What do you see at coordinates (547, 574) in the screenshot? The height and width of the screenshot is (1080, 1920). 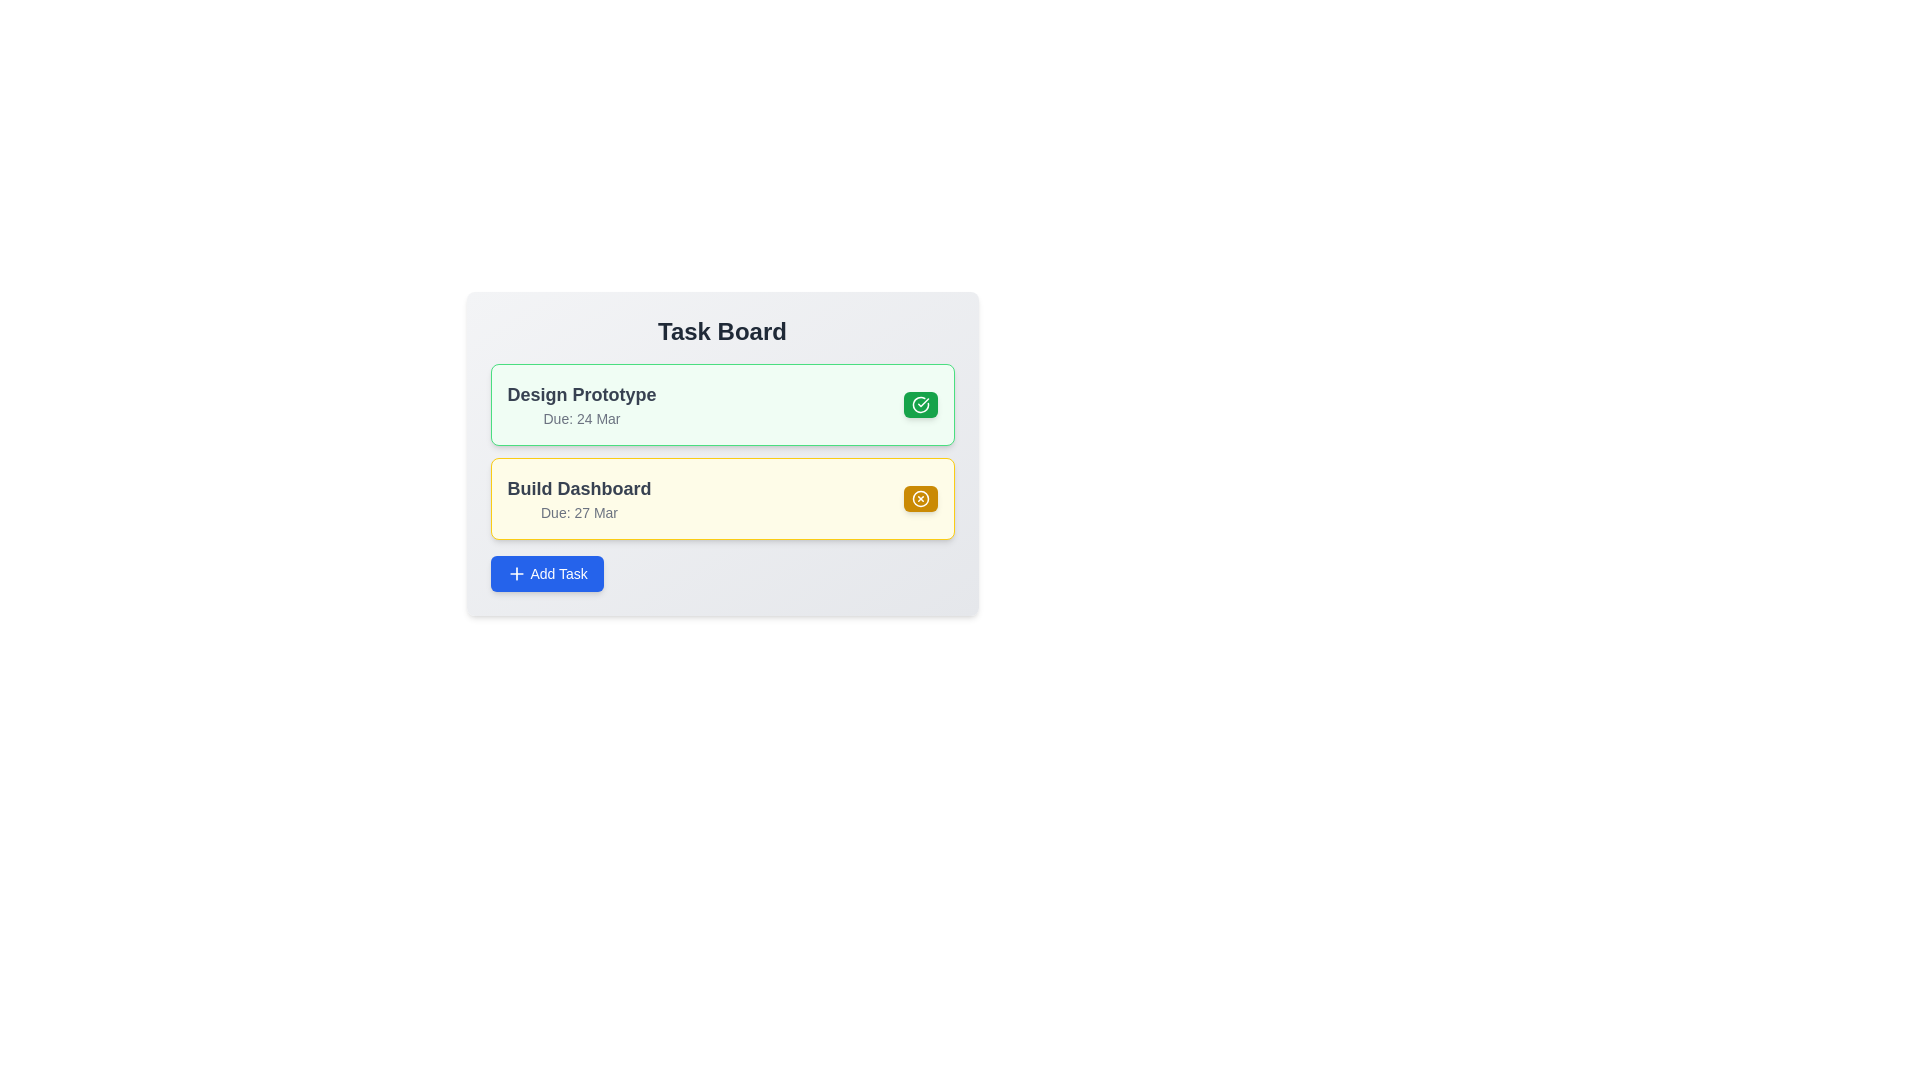 I see `'Add Task' button to add a new task` at bounding box center [547, 574].